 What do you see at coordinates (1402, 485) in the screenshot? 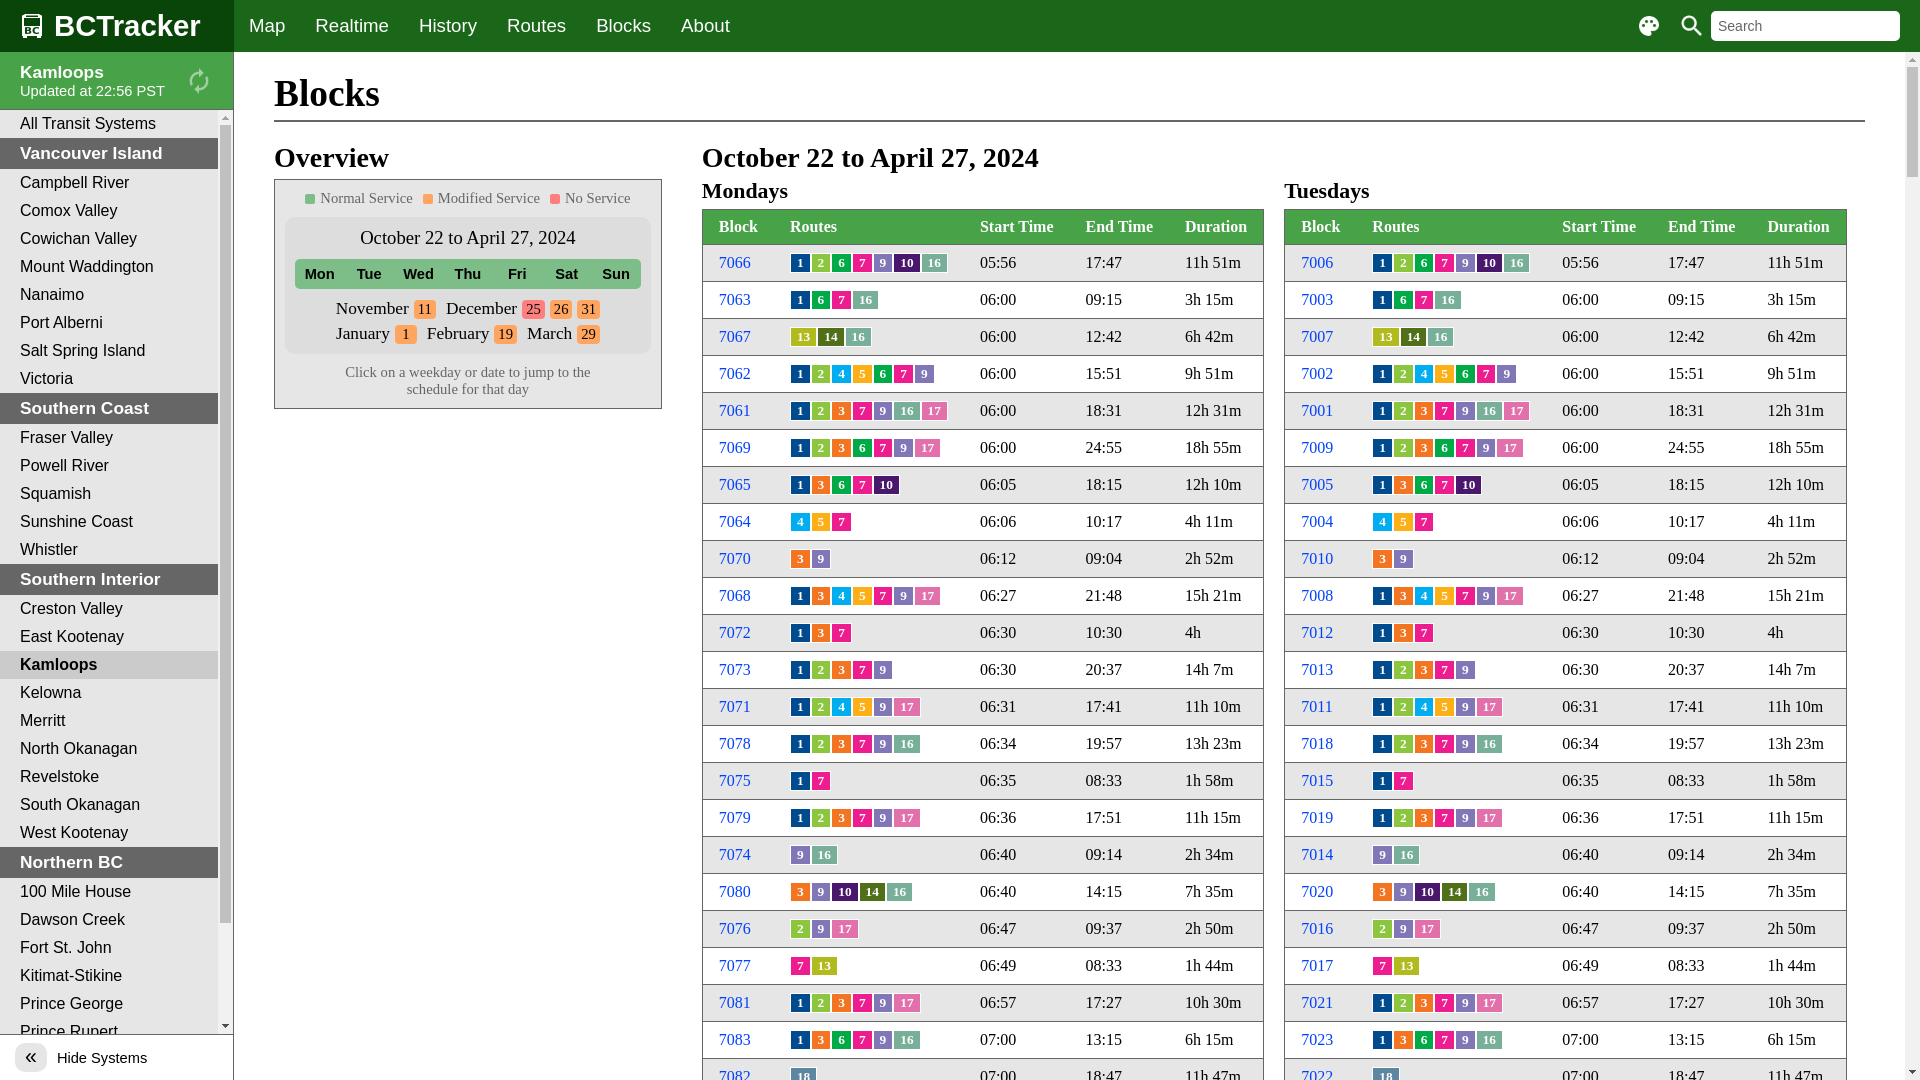
I see `'3'` at bounding box center [1402, 485].